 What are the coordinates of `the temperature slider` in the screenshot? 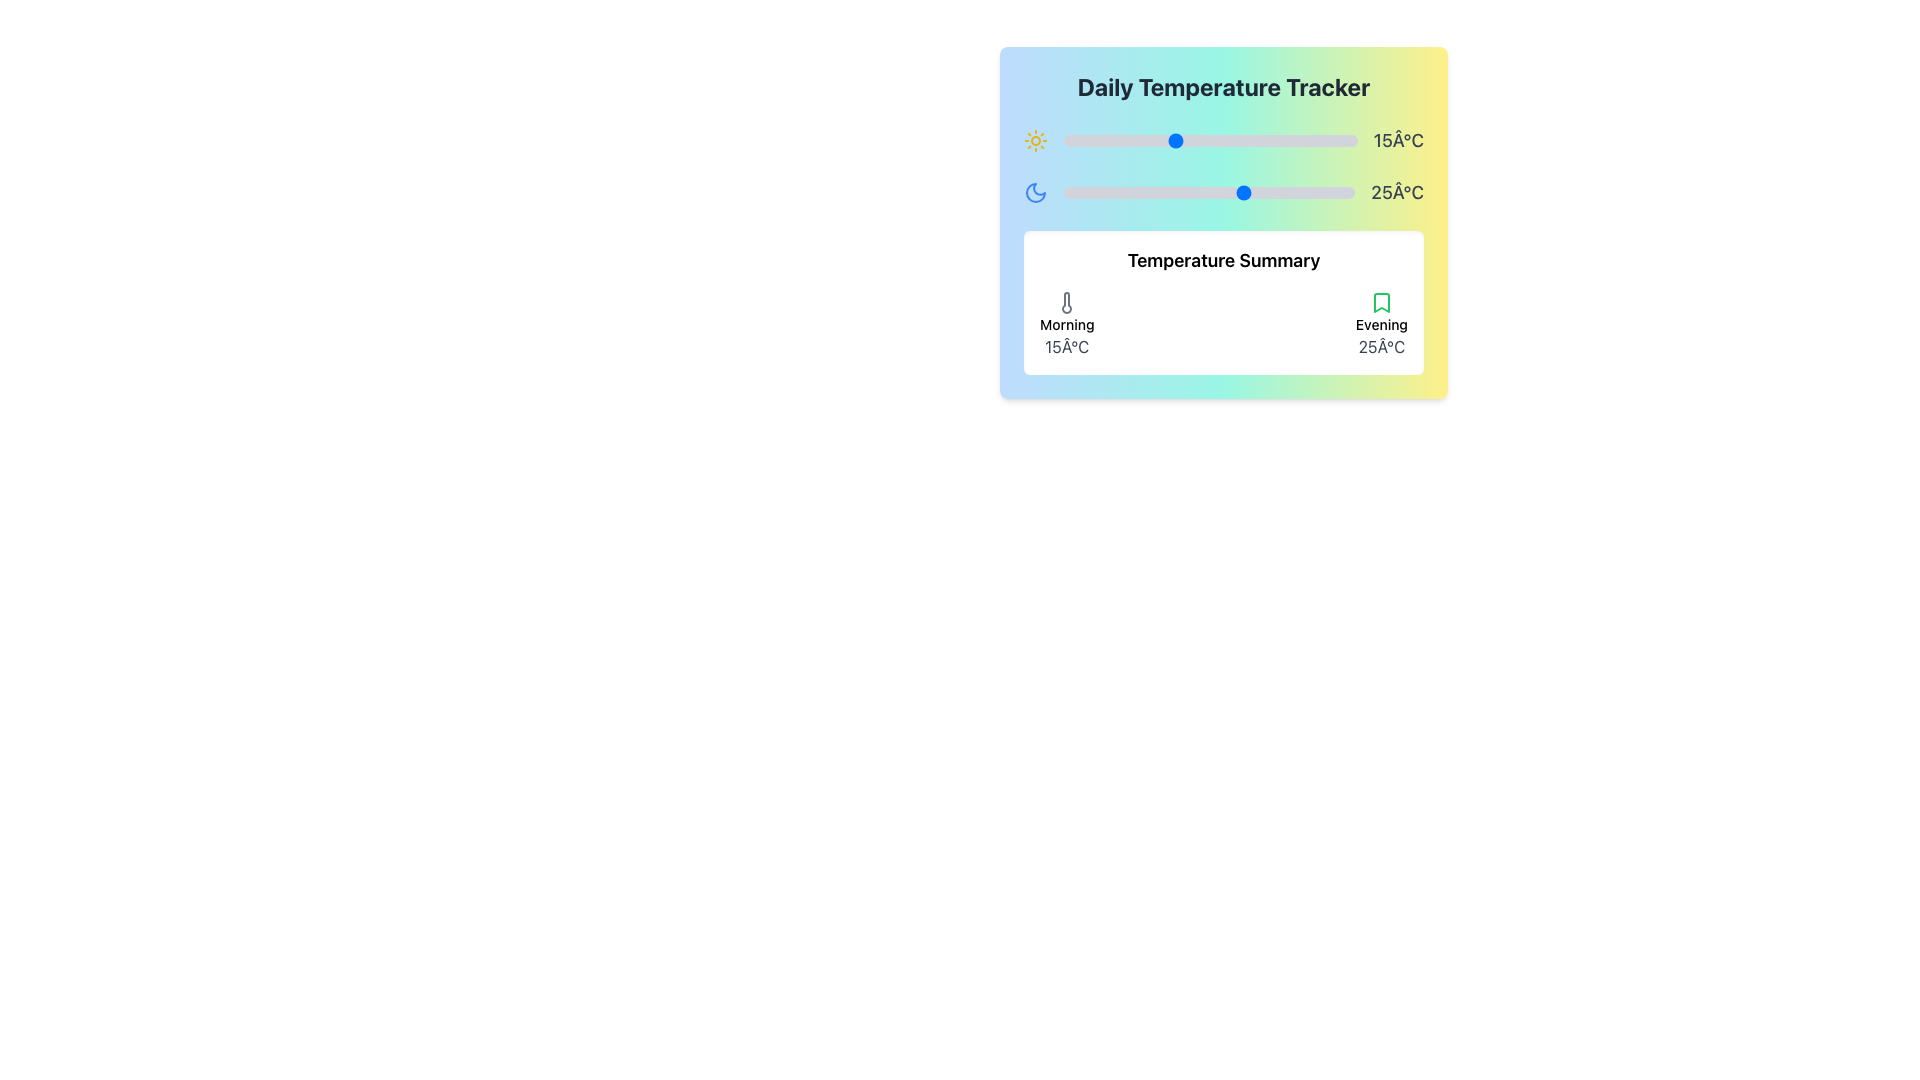 It's located at (1335, 140).